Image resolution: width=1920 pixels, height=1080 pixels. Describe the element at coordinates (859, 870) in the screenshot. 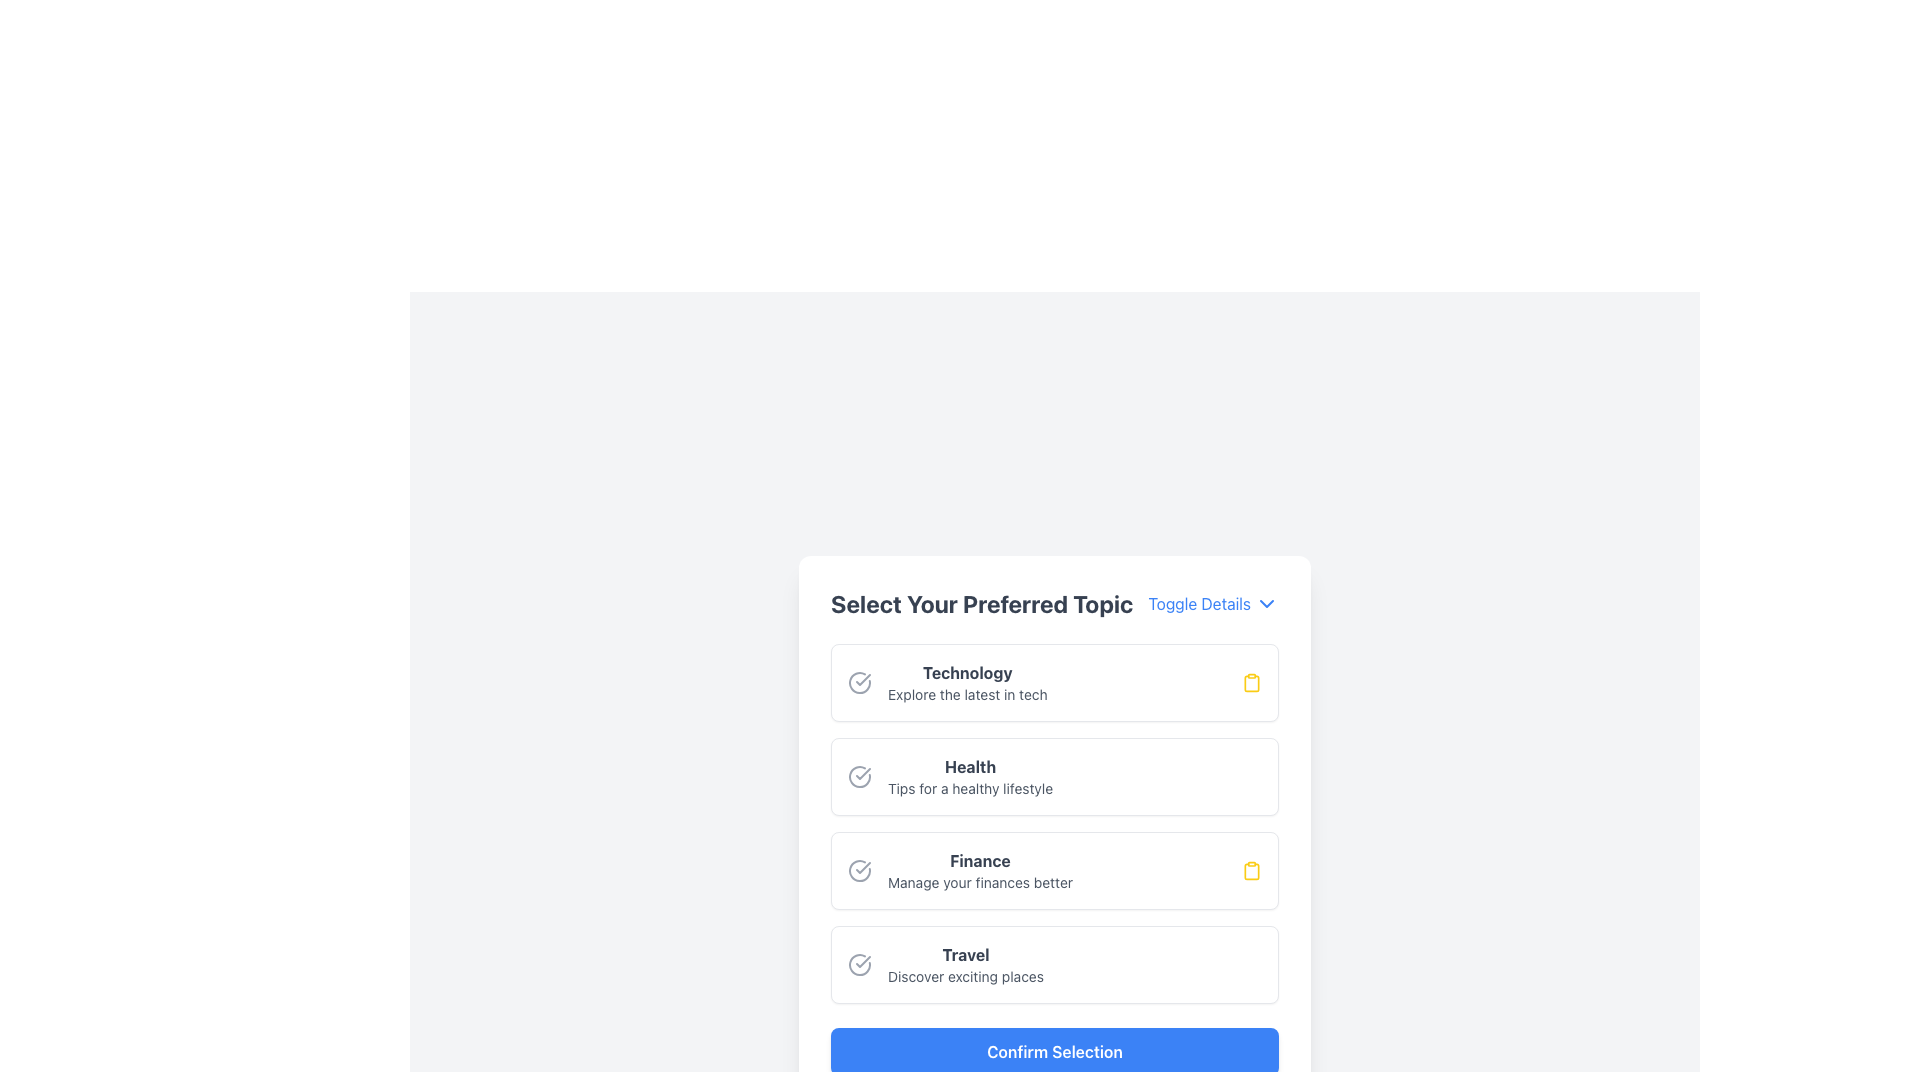

I see `the checkmark icon located to the left of the 'Finance' section under the 'Select Your Preferred Topic' header to select or deselect the 'Finance' option` at that location.